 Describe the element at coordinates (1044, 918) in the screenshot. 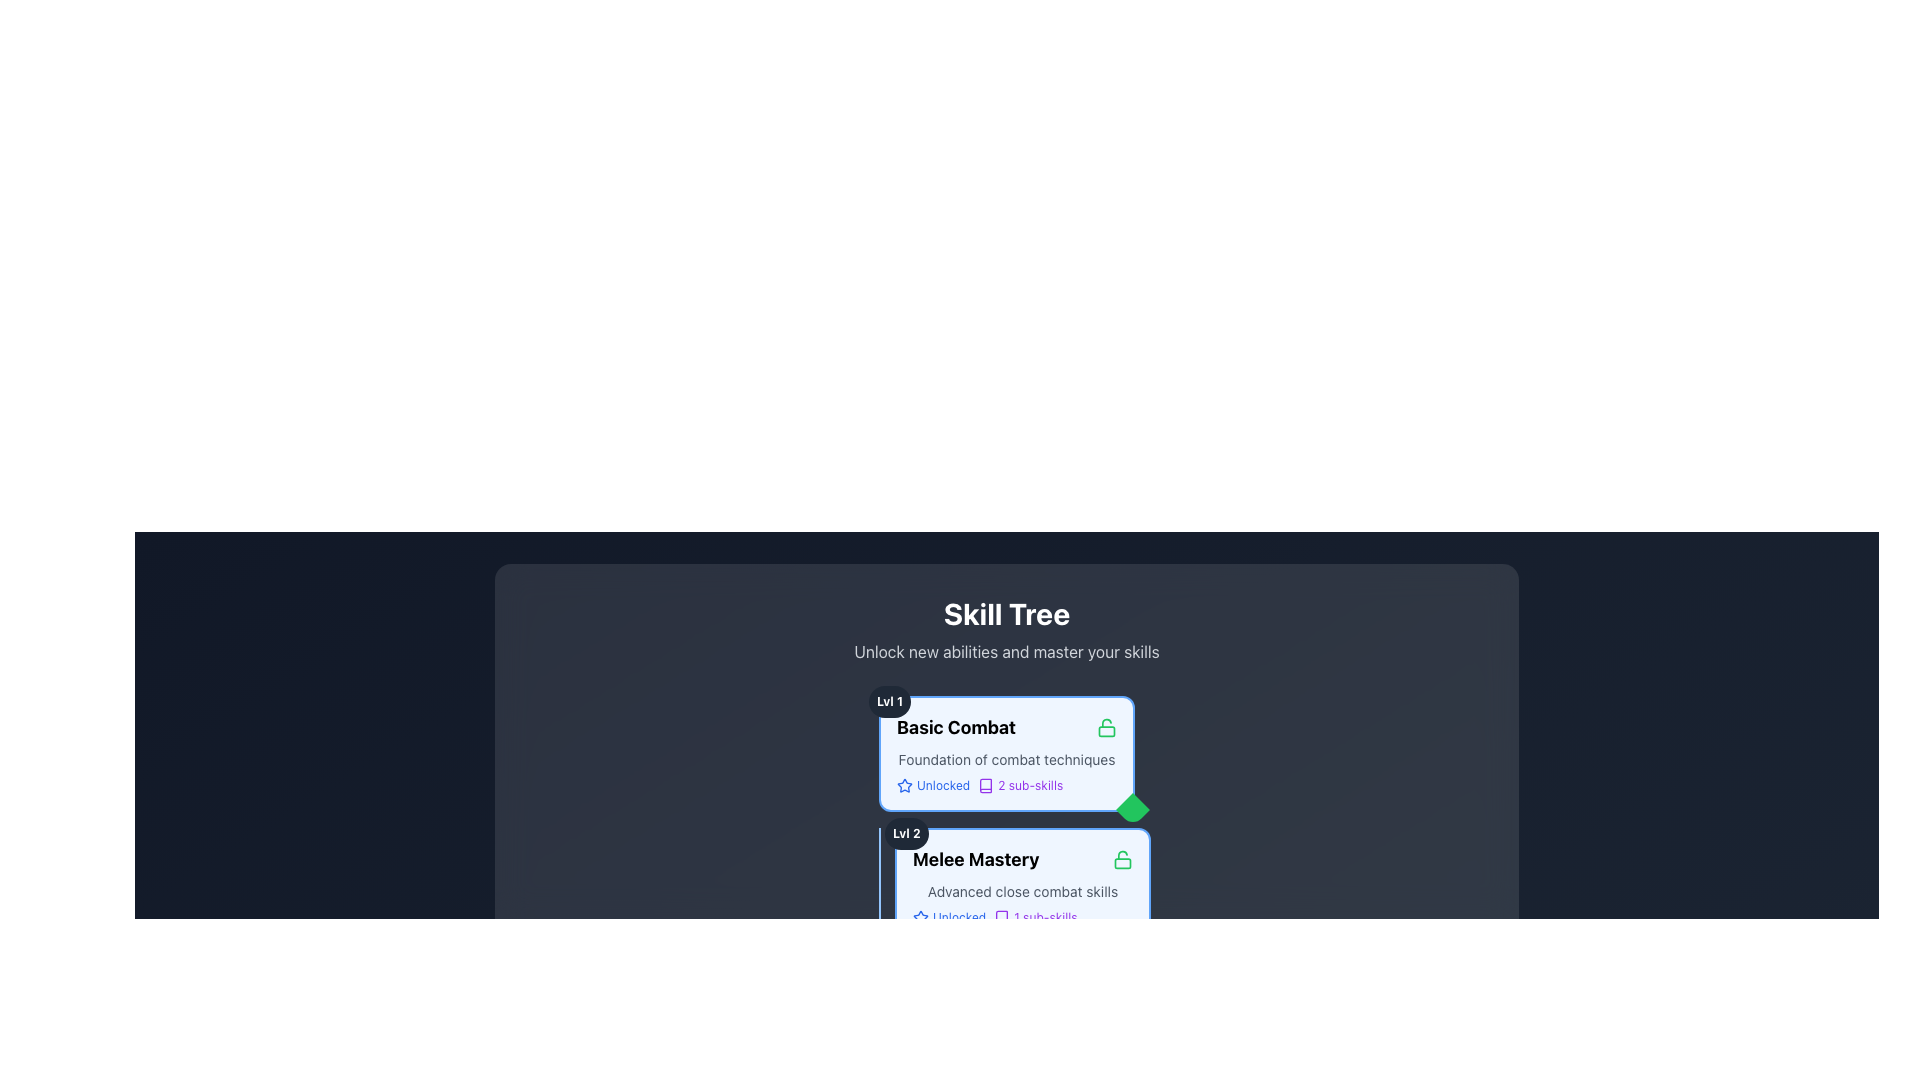

I see `the Text label indicating the availability of 'sub-skills' related to the 'Melee Mastery' skill, located near the bottom-center of the UI, to the right of a book icon` at that location.